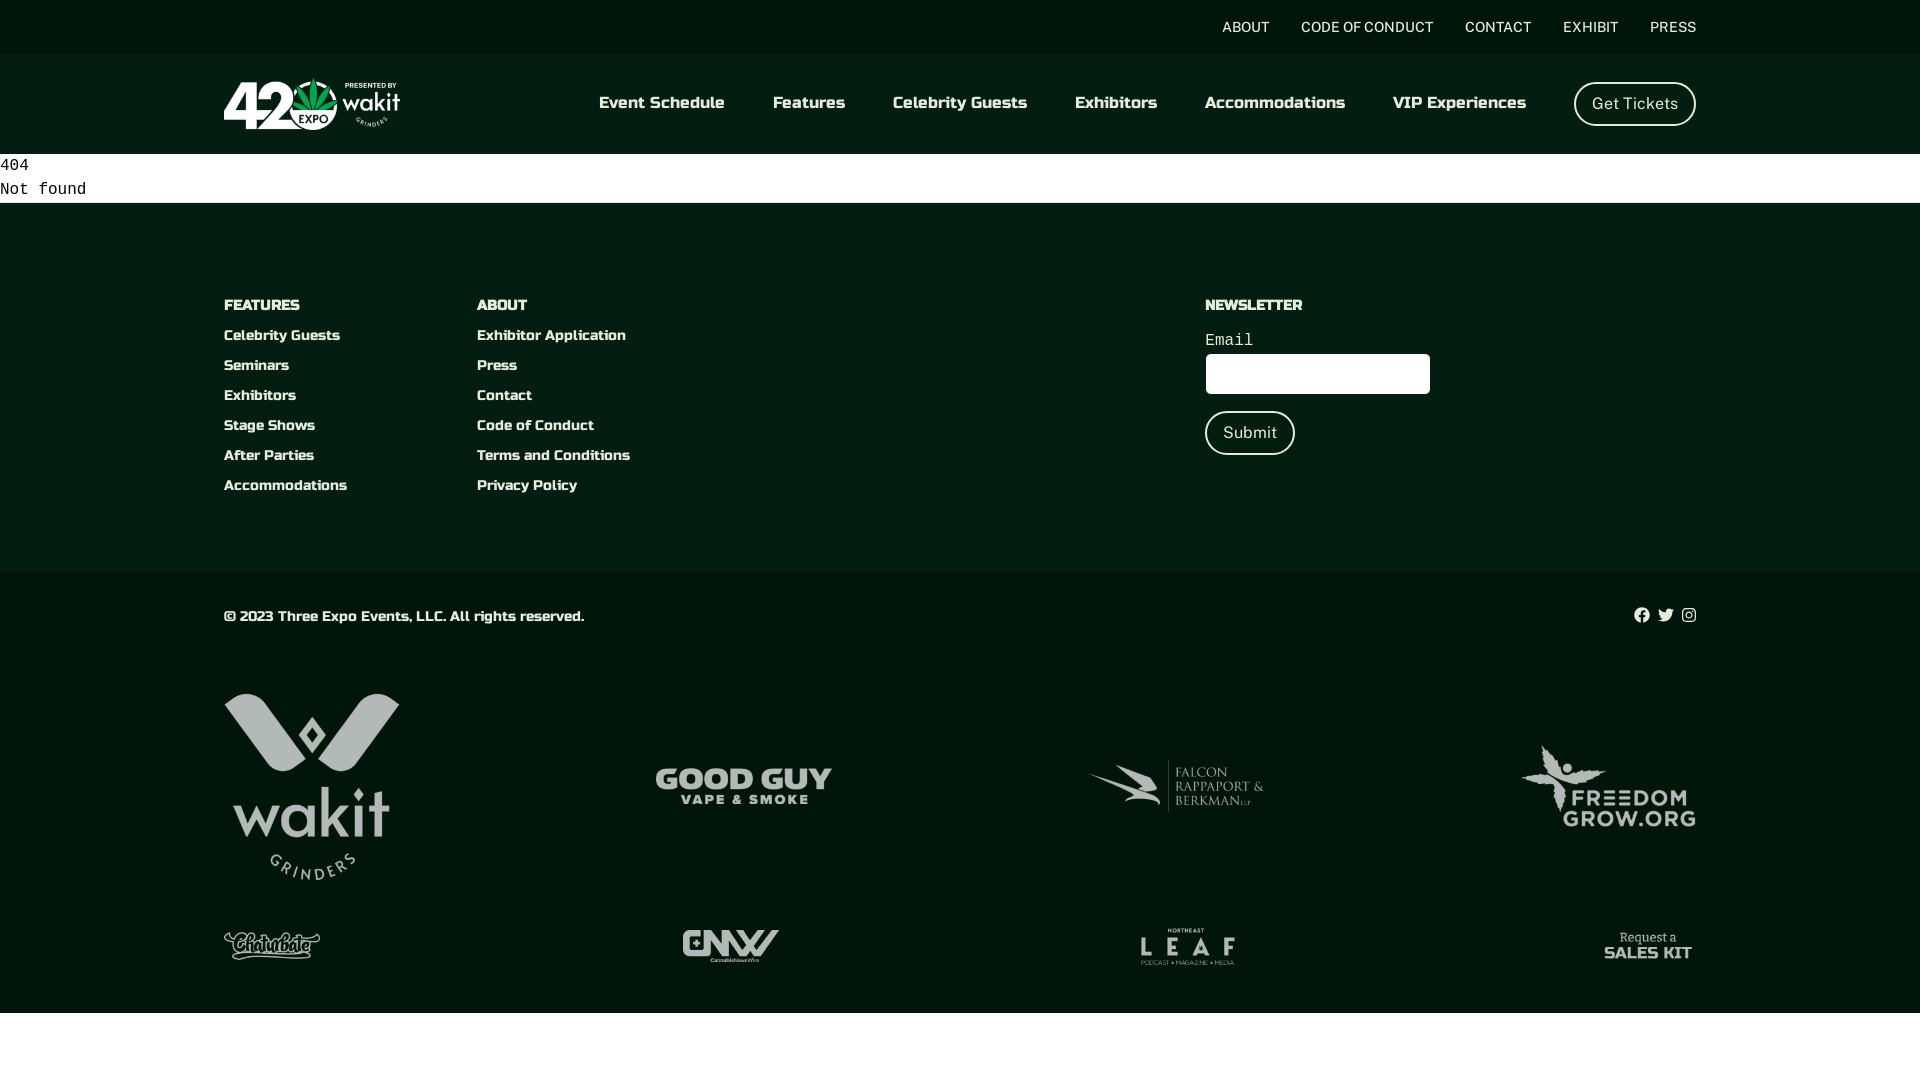 This screenshot has height=1080, width=1920. I want to click on 'Seminars', so click(255, 365).